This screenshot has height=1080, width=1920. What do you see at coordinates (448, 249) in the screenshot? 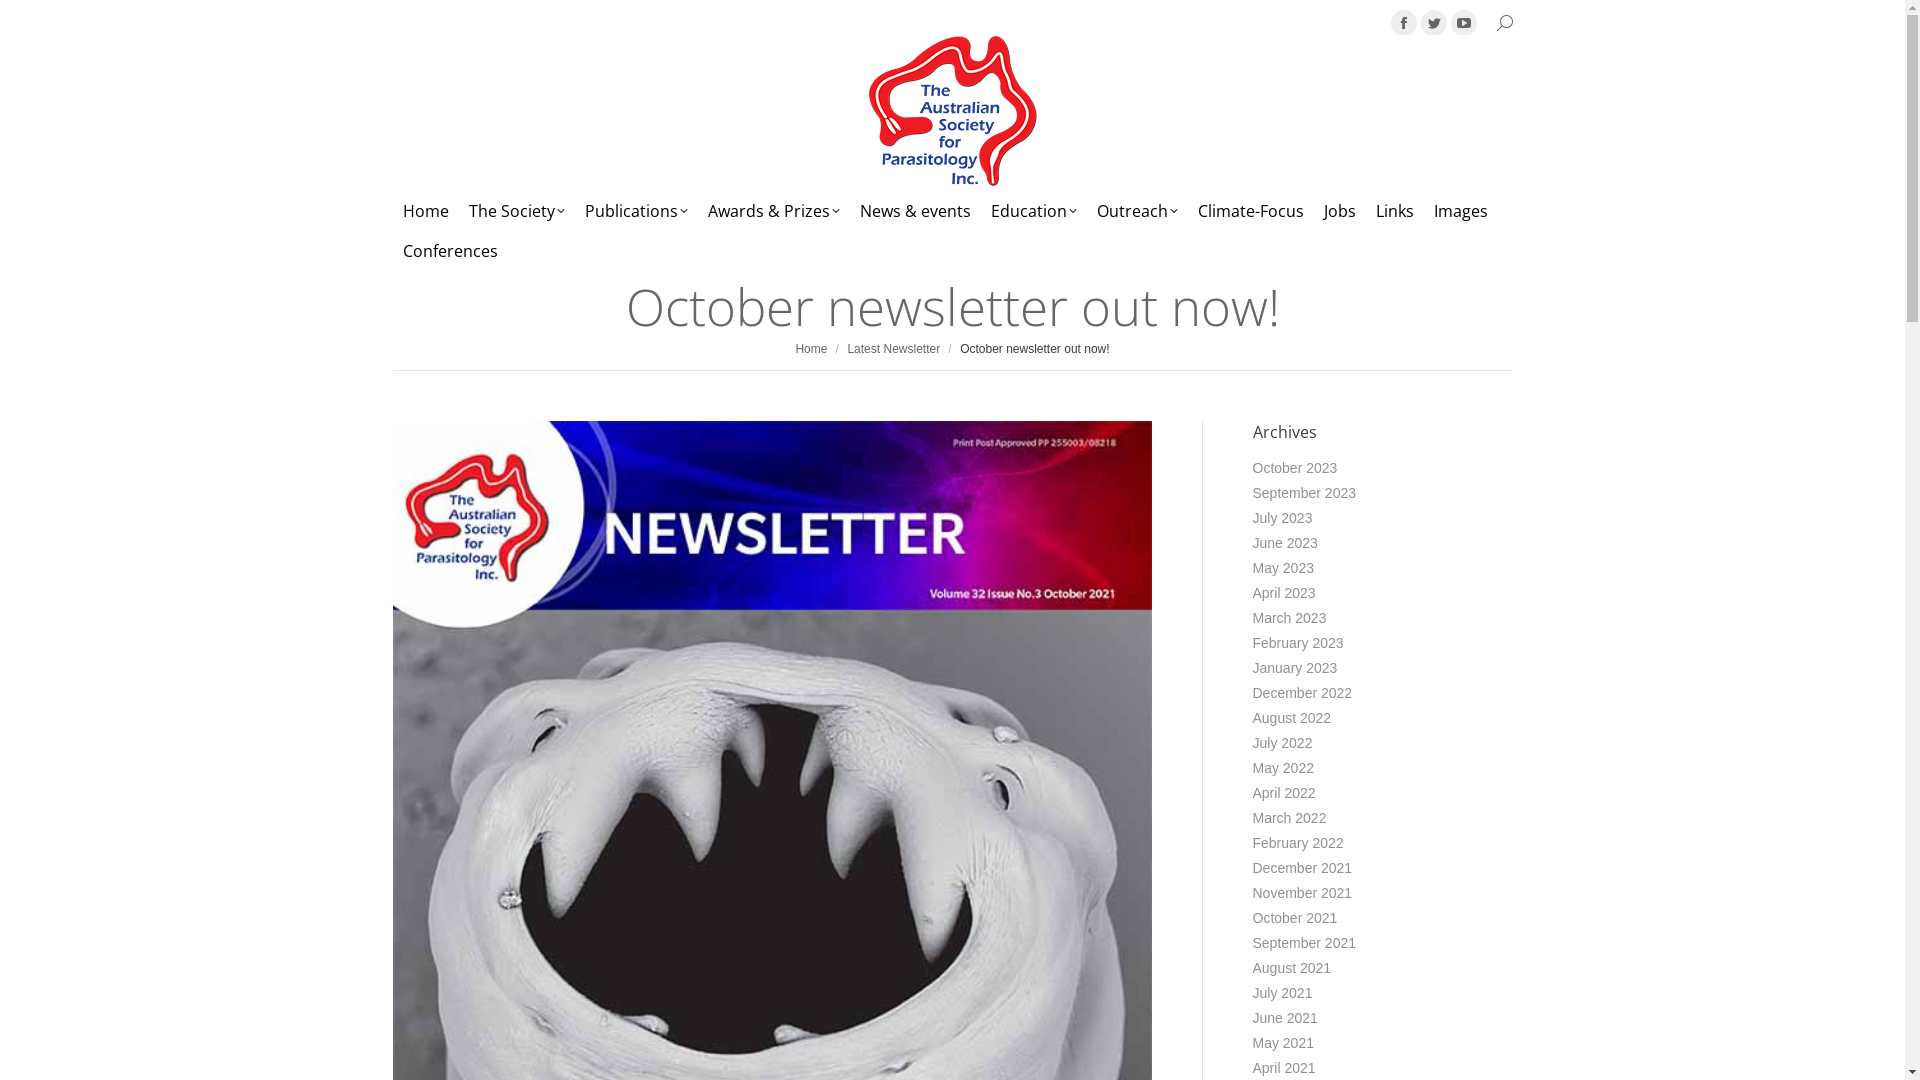
I see `'Conferences'` at bounding box center [448, 249].